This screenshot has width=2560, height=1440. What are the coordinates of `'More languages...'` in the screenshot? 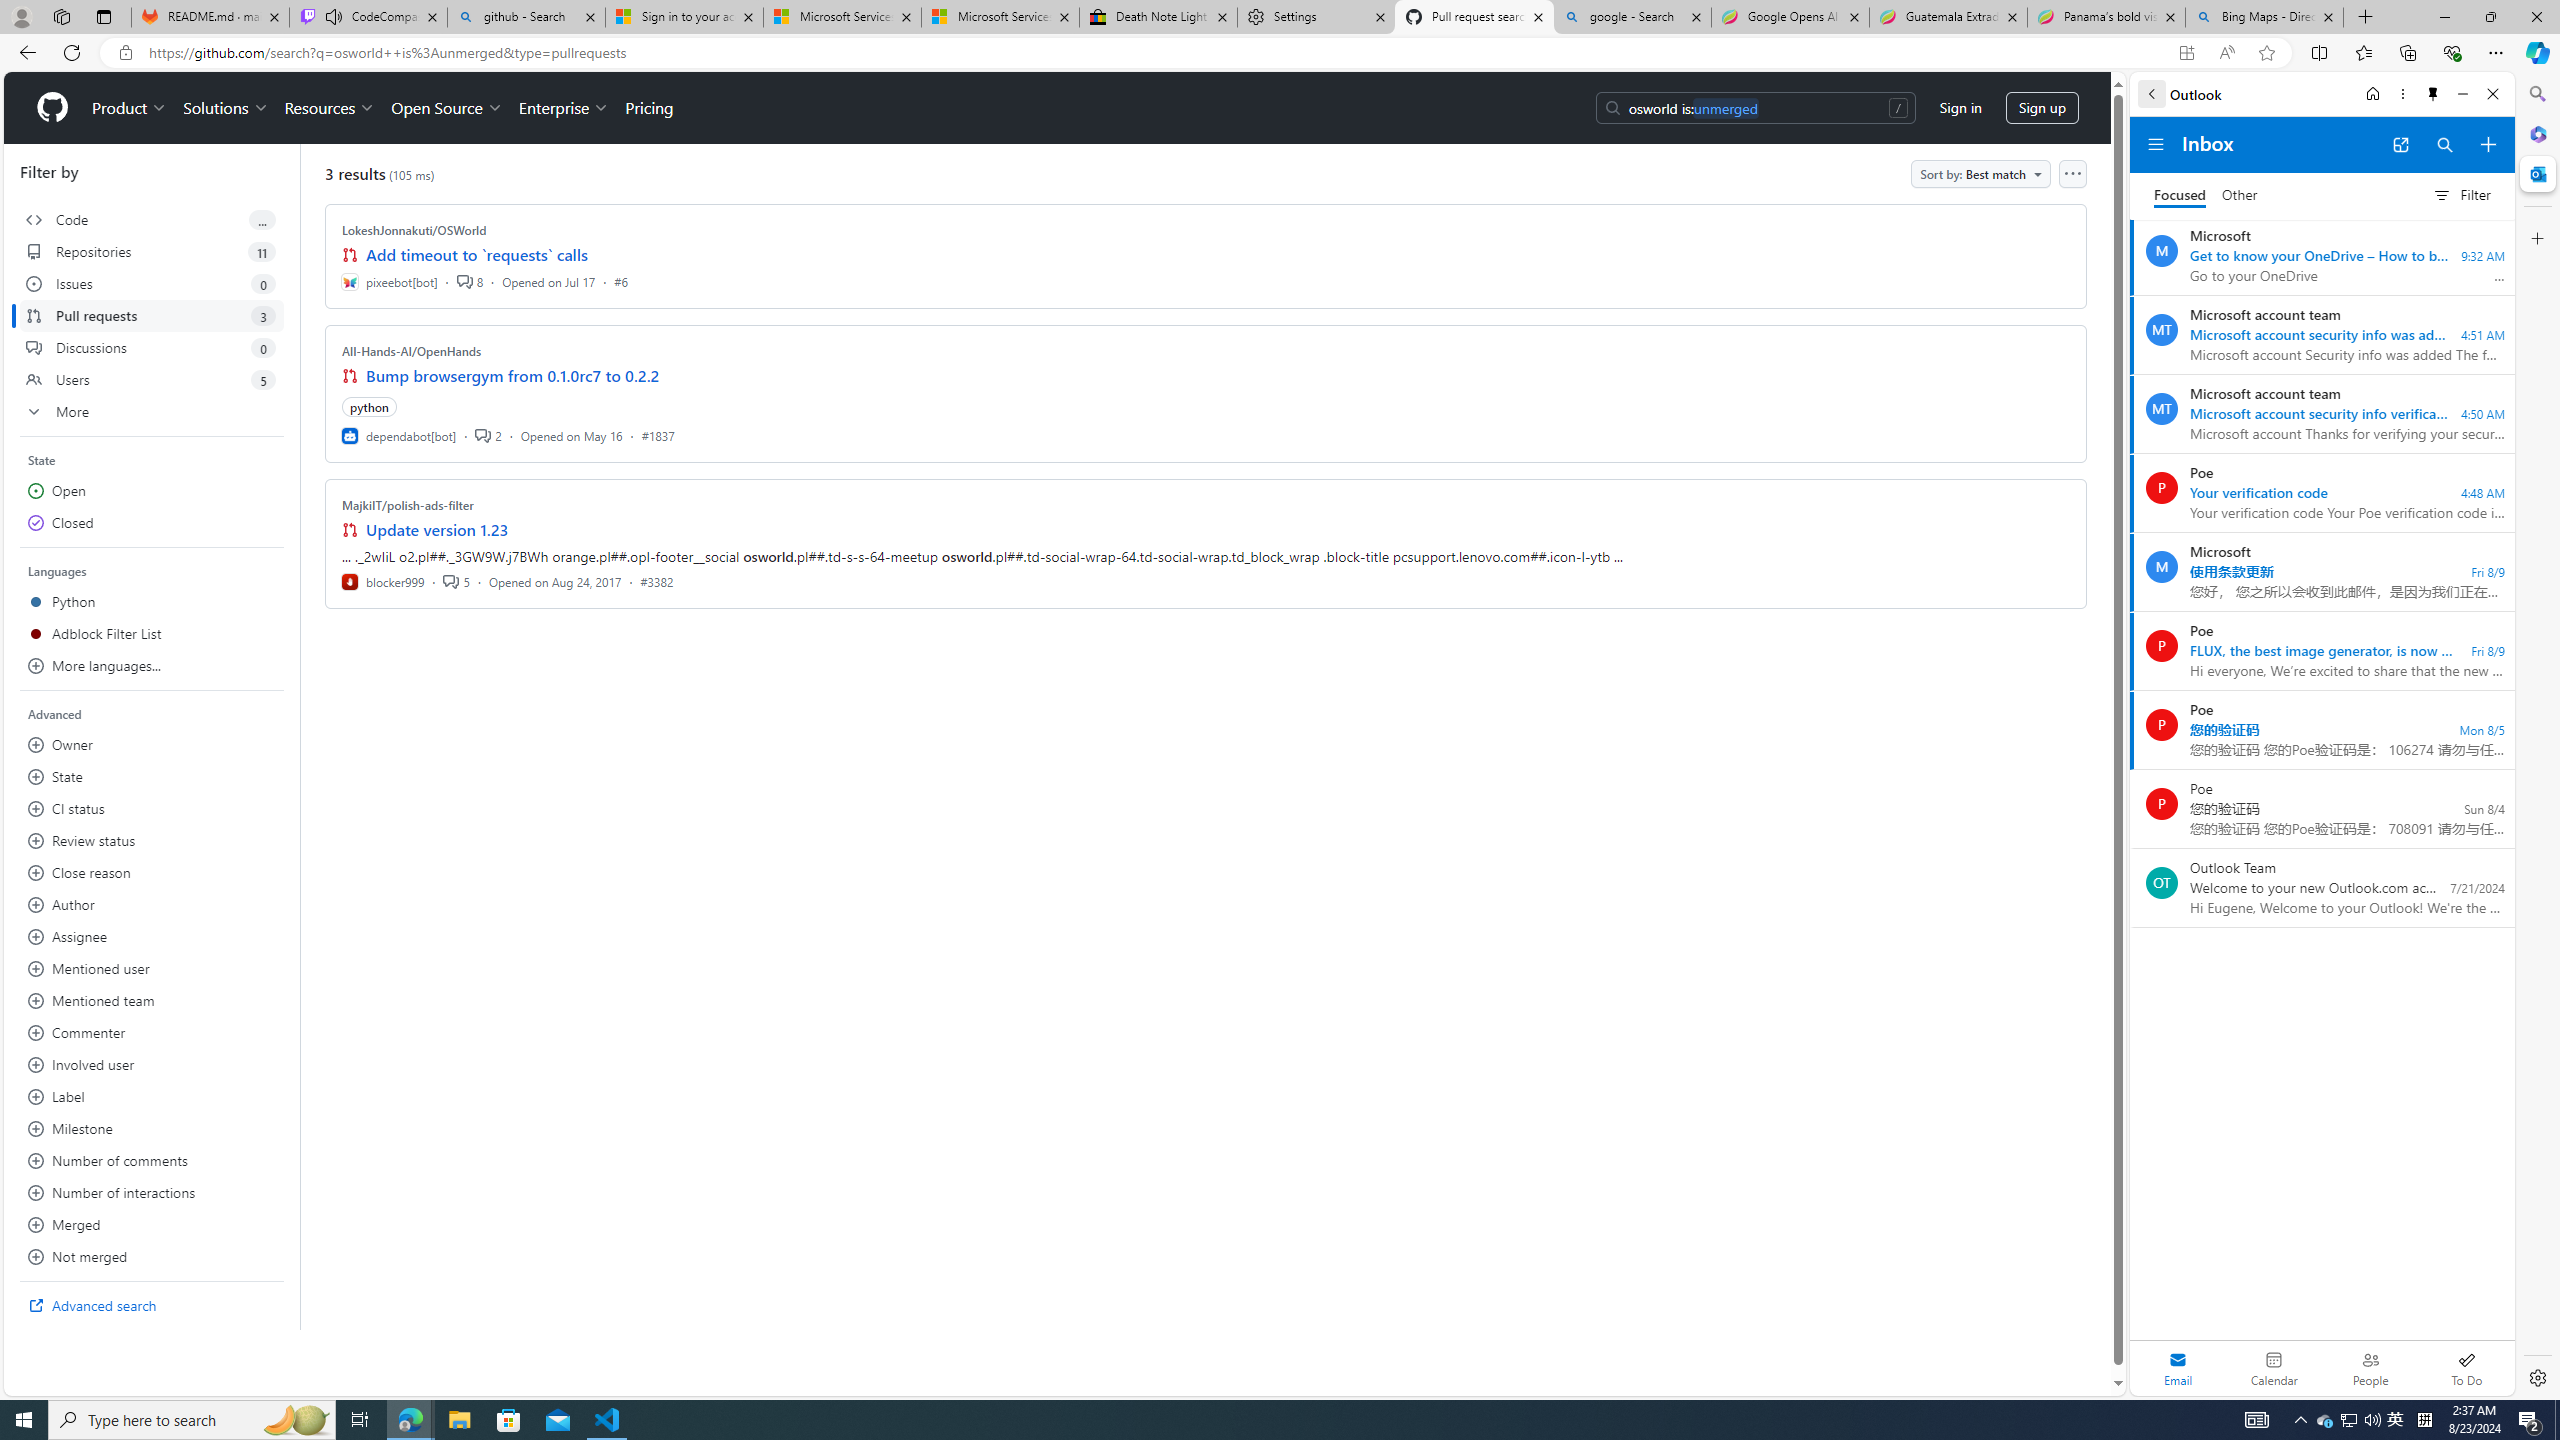 It's located at (151, 666).